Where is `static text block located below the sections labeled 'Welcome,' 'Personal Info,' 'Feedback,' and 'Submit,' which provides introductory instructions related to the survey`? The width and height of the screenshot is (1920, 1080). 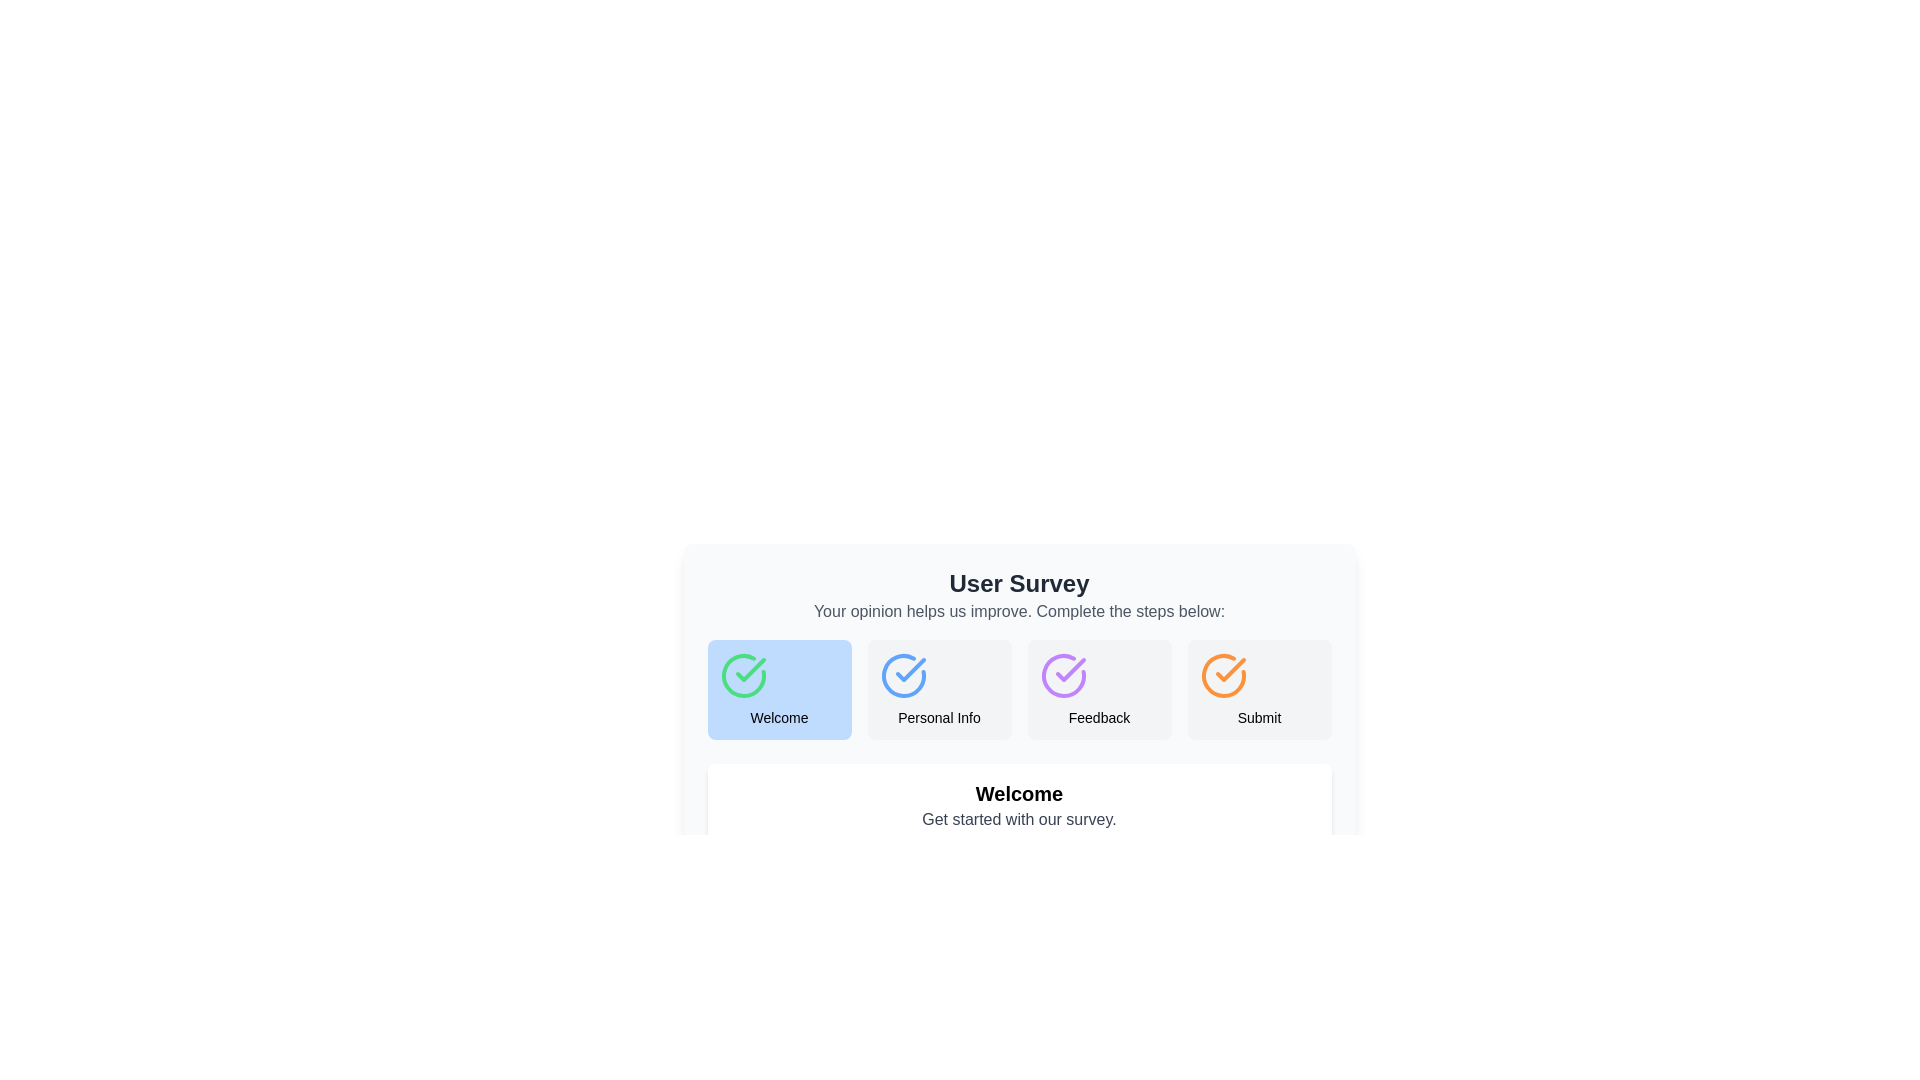
static text block located below the sections labeled 'Welcome,' 'Personal Info,' 'Feedback,' and 'Submit,' which provides introductory instructions related to the survey is located at coordinates (1019, 805).